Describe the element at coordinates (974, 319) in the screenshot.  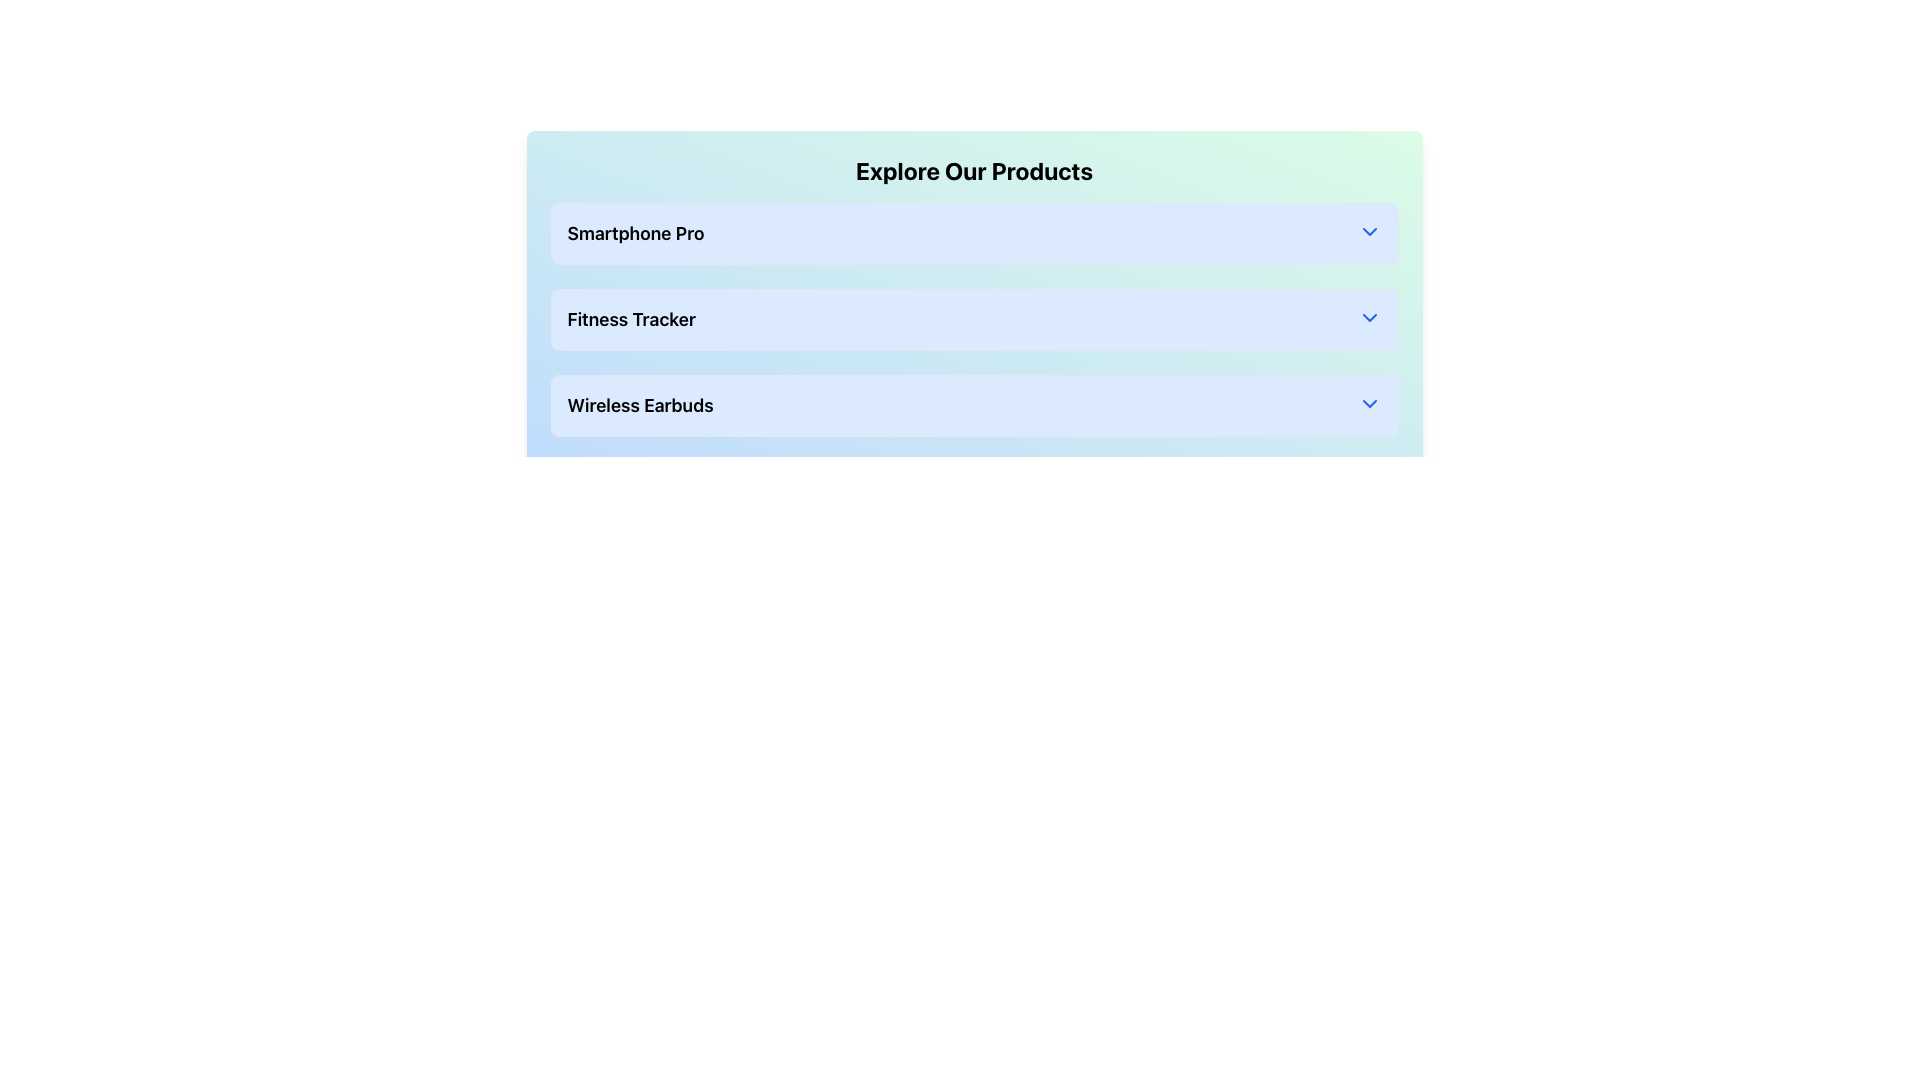
I see `the second button in the vertical list, positioned below 'Smartphone Pro' and above 'Wireless Earbuds', to interact with it` at that location.